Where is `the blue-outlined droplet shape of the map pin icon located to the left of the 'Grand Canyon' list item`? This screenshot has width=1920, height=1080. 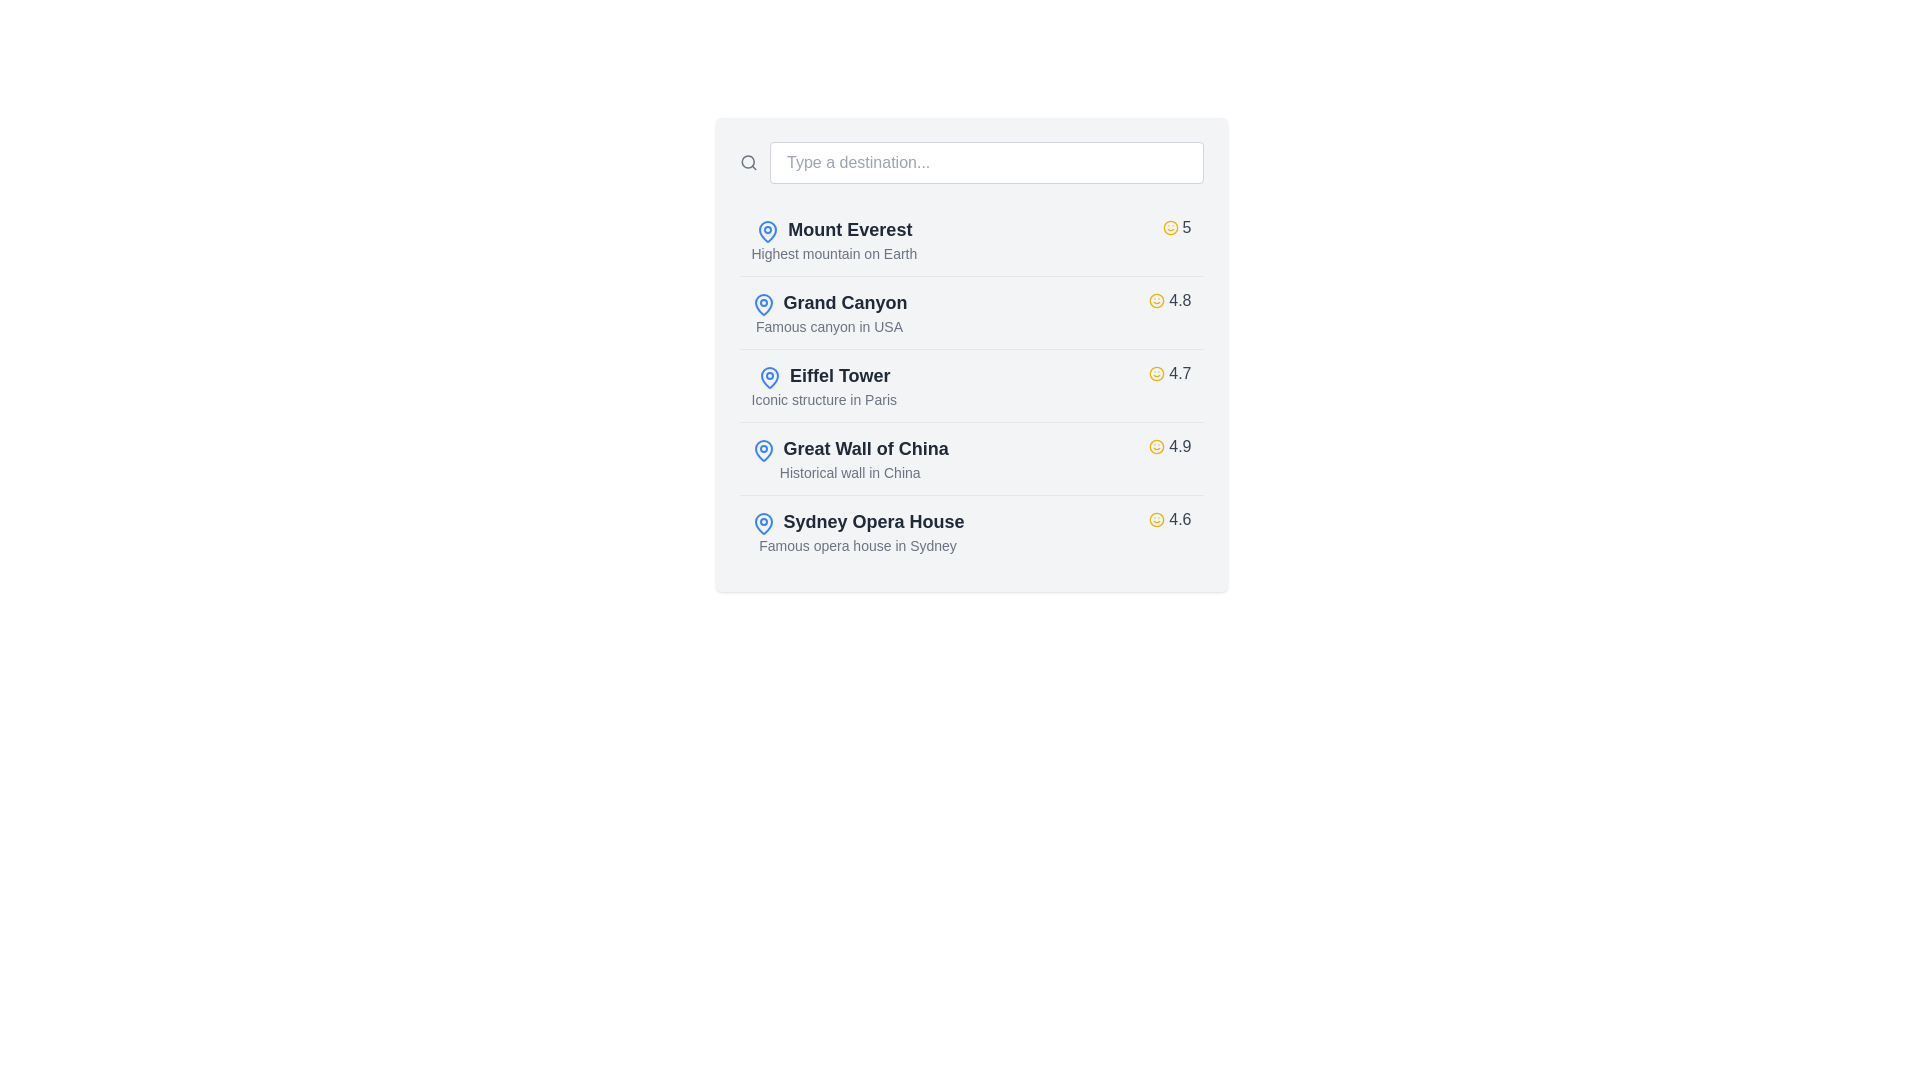
the blue-outlined droplet shape of the map pin icon located to the left of the 'Grand Canyon' list item is located at coordinates (762, 304).